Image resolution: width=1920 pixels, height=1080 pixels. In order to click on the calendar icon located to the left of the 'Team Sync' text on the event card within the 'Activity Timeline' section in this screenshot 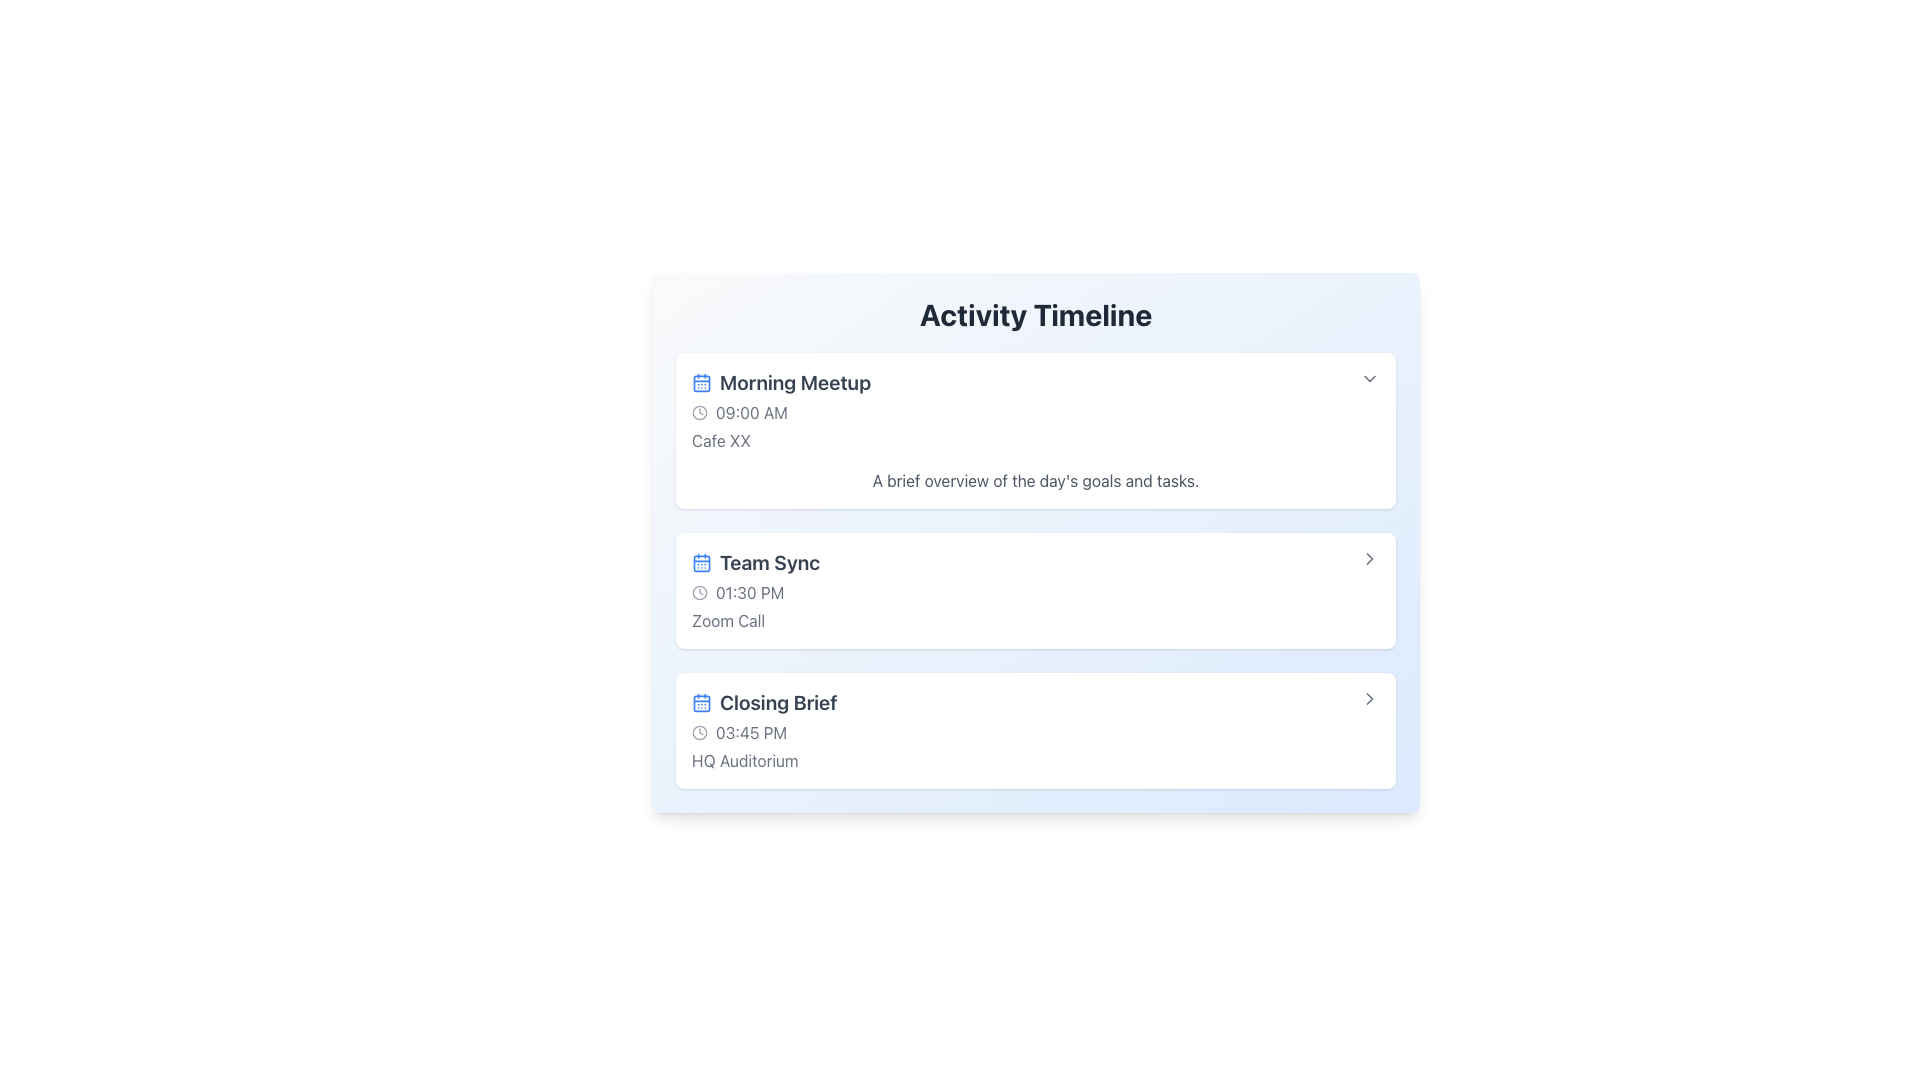, I will do `click(701, 563)`.